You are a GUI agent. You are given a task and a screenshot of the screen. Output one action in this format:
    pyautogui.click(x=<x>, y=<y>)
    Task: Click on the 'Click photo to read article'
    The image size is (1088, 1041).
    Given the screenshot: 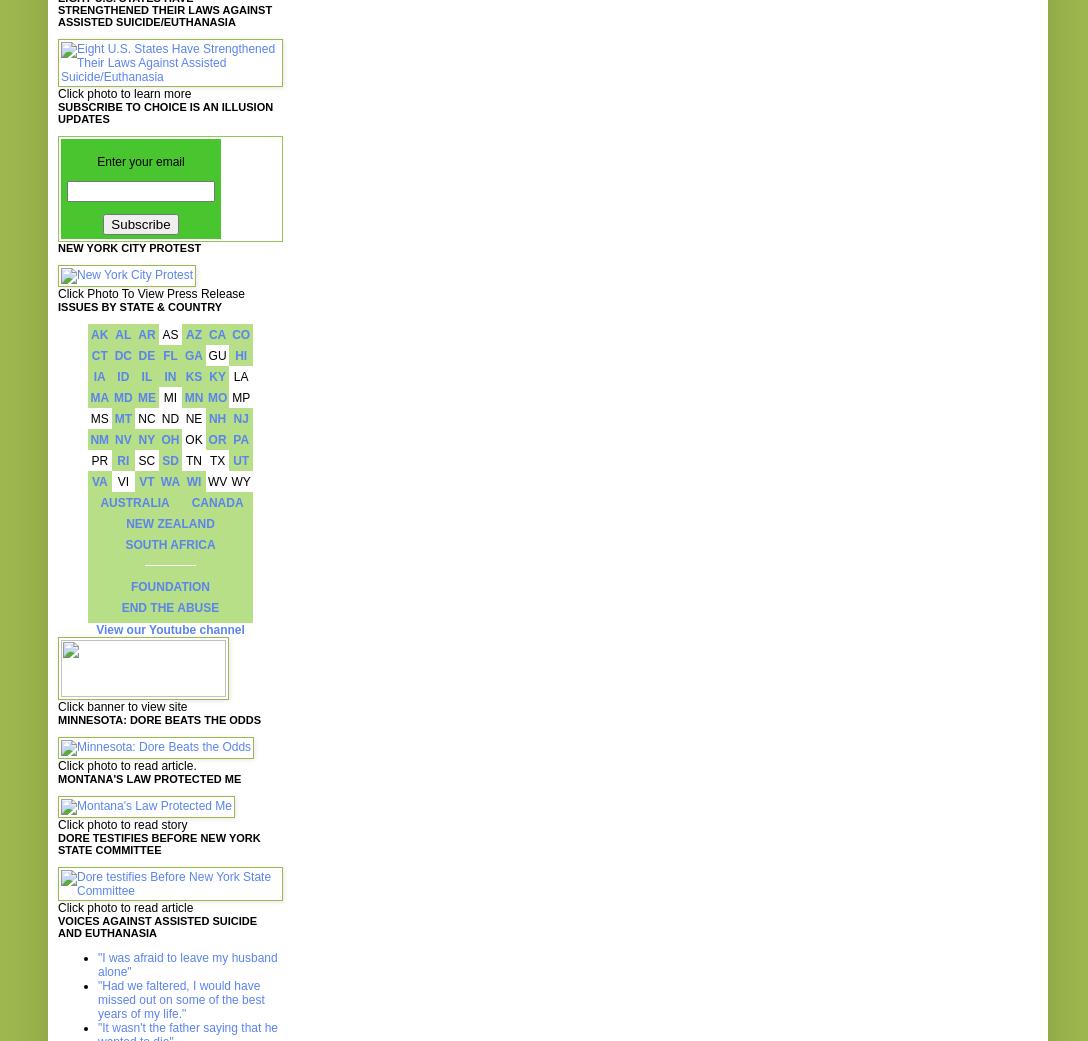 What is the action you would take?
    pyautogui.click(x=125, y=906)
    